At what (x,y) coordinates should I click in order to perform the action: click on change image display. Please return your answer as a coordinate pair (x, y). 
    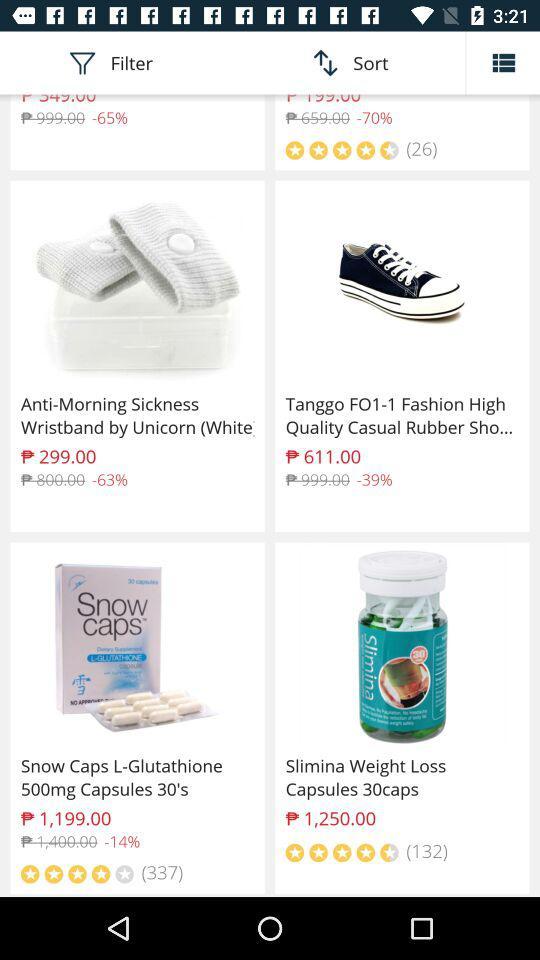
    Looking at the image, I should click on (502, 62).